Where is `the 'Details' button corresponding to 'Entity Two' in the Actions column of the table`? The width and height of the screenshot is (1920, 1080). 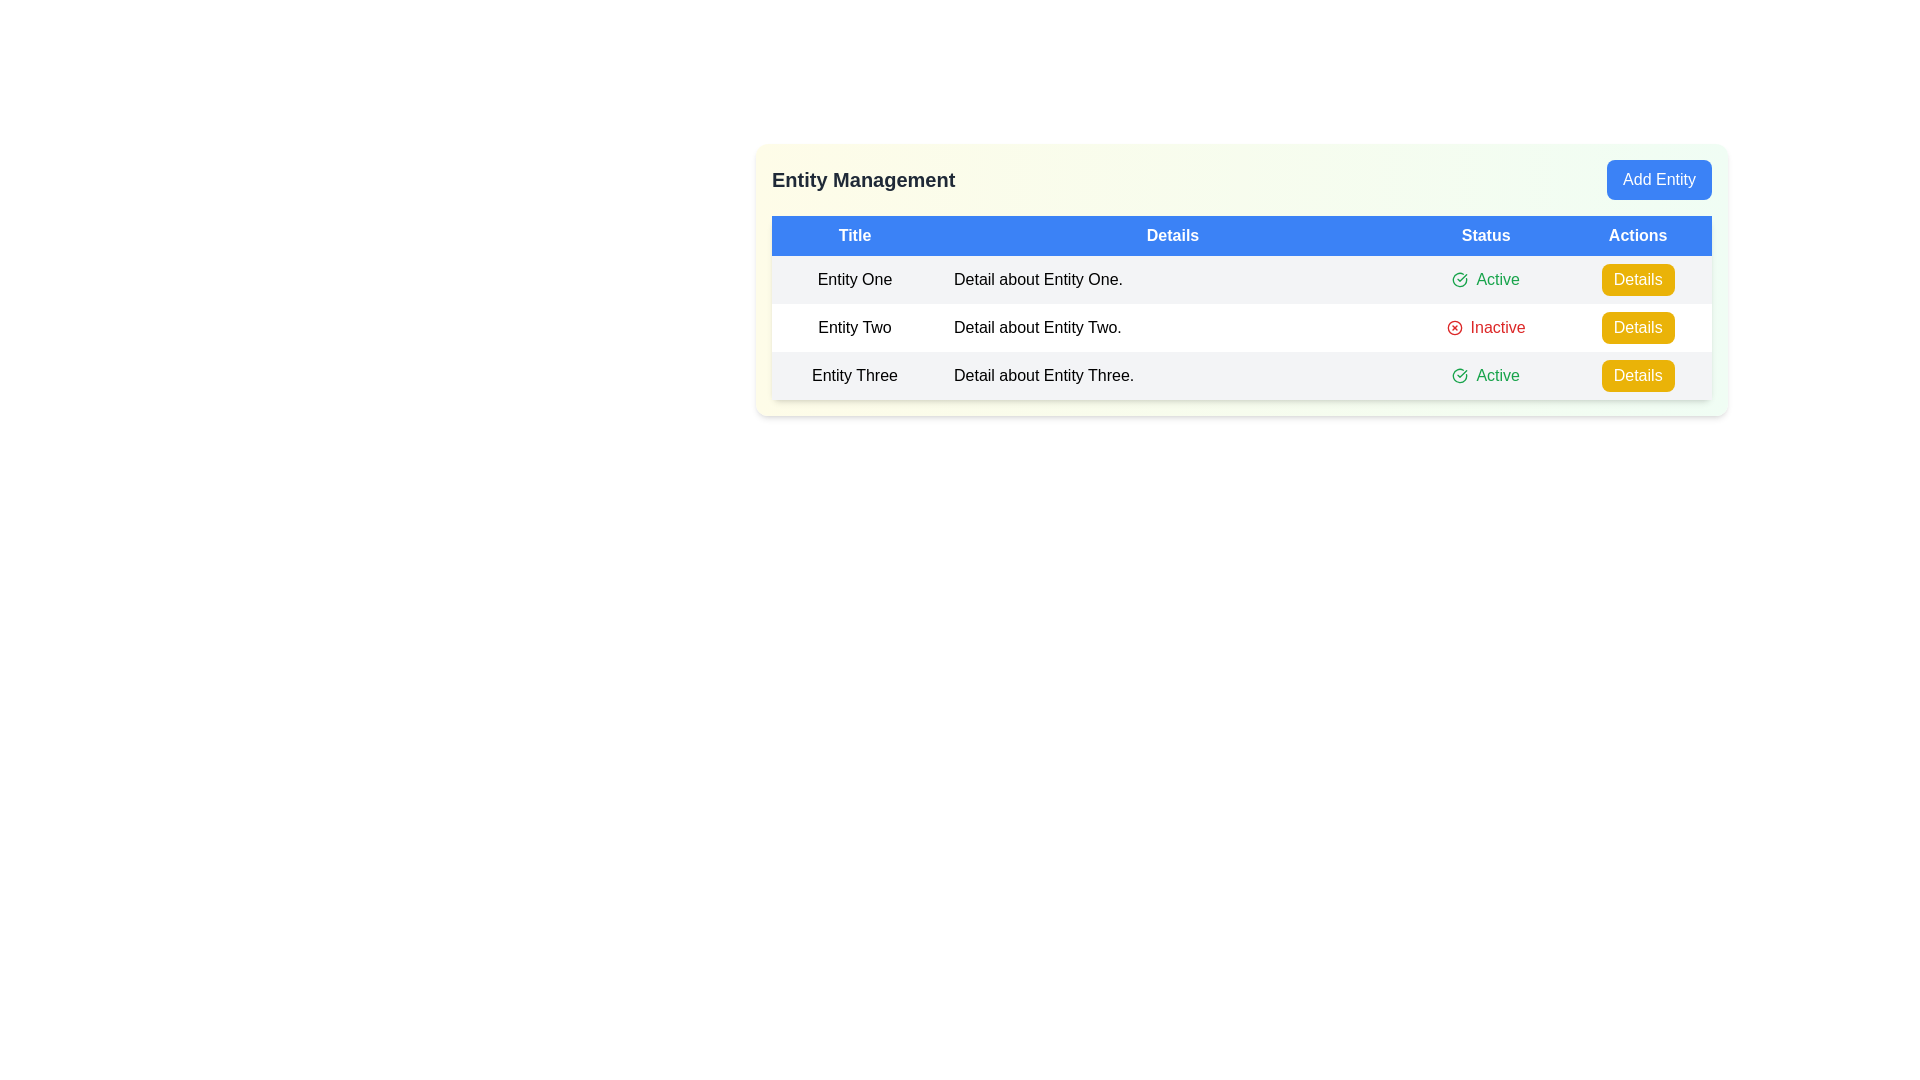
the 'Details' button corresponding to 'Entity Two' in the Actions column of the table is located at coordinates (1638, 326).